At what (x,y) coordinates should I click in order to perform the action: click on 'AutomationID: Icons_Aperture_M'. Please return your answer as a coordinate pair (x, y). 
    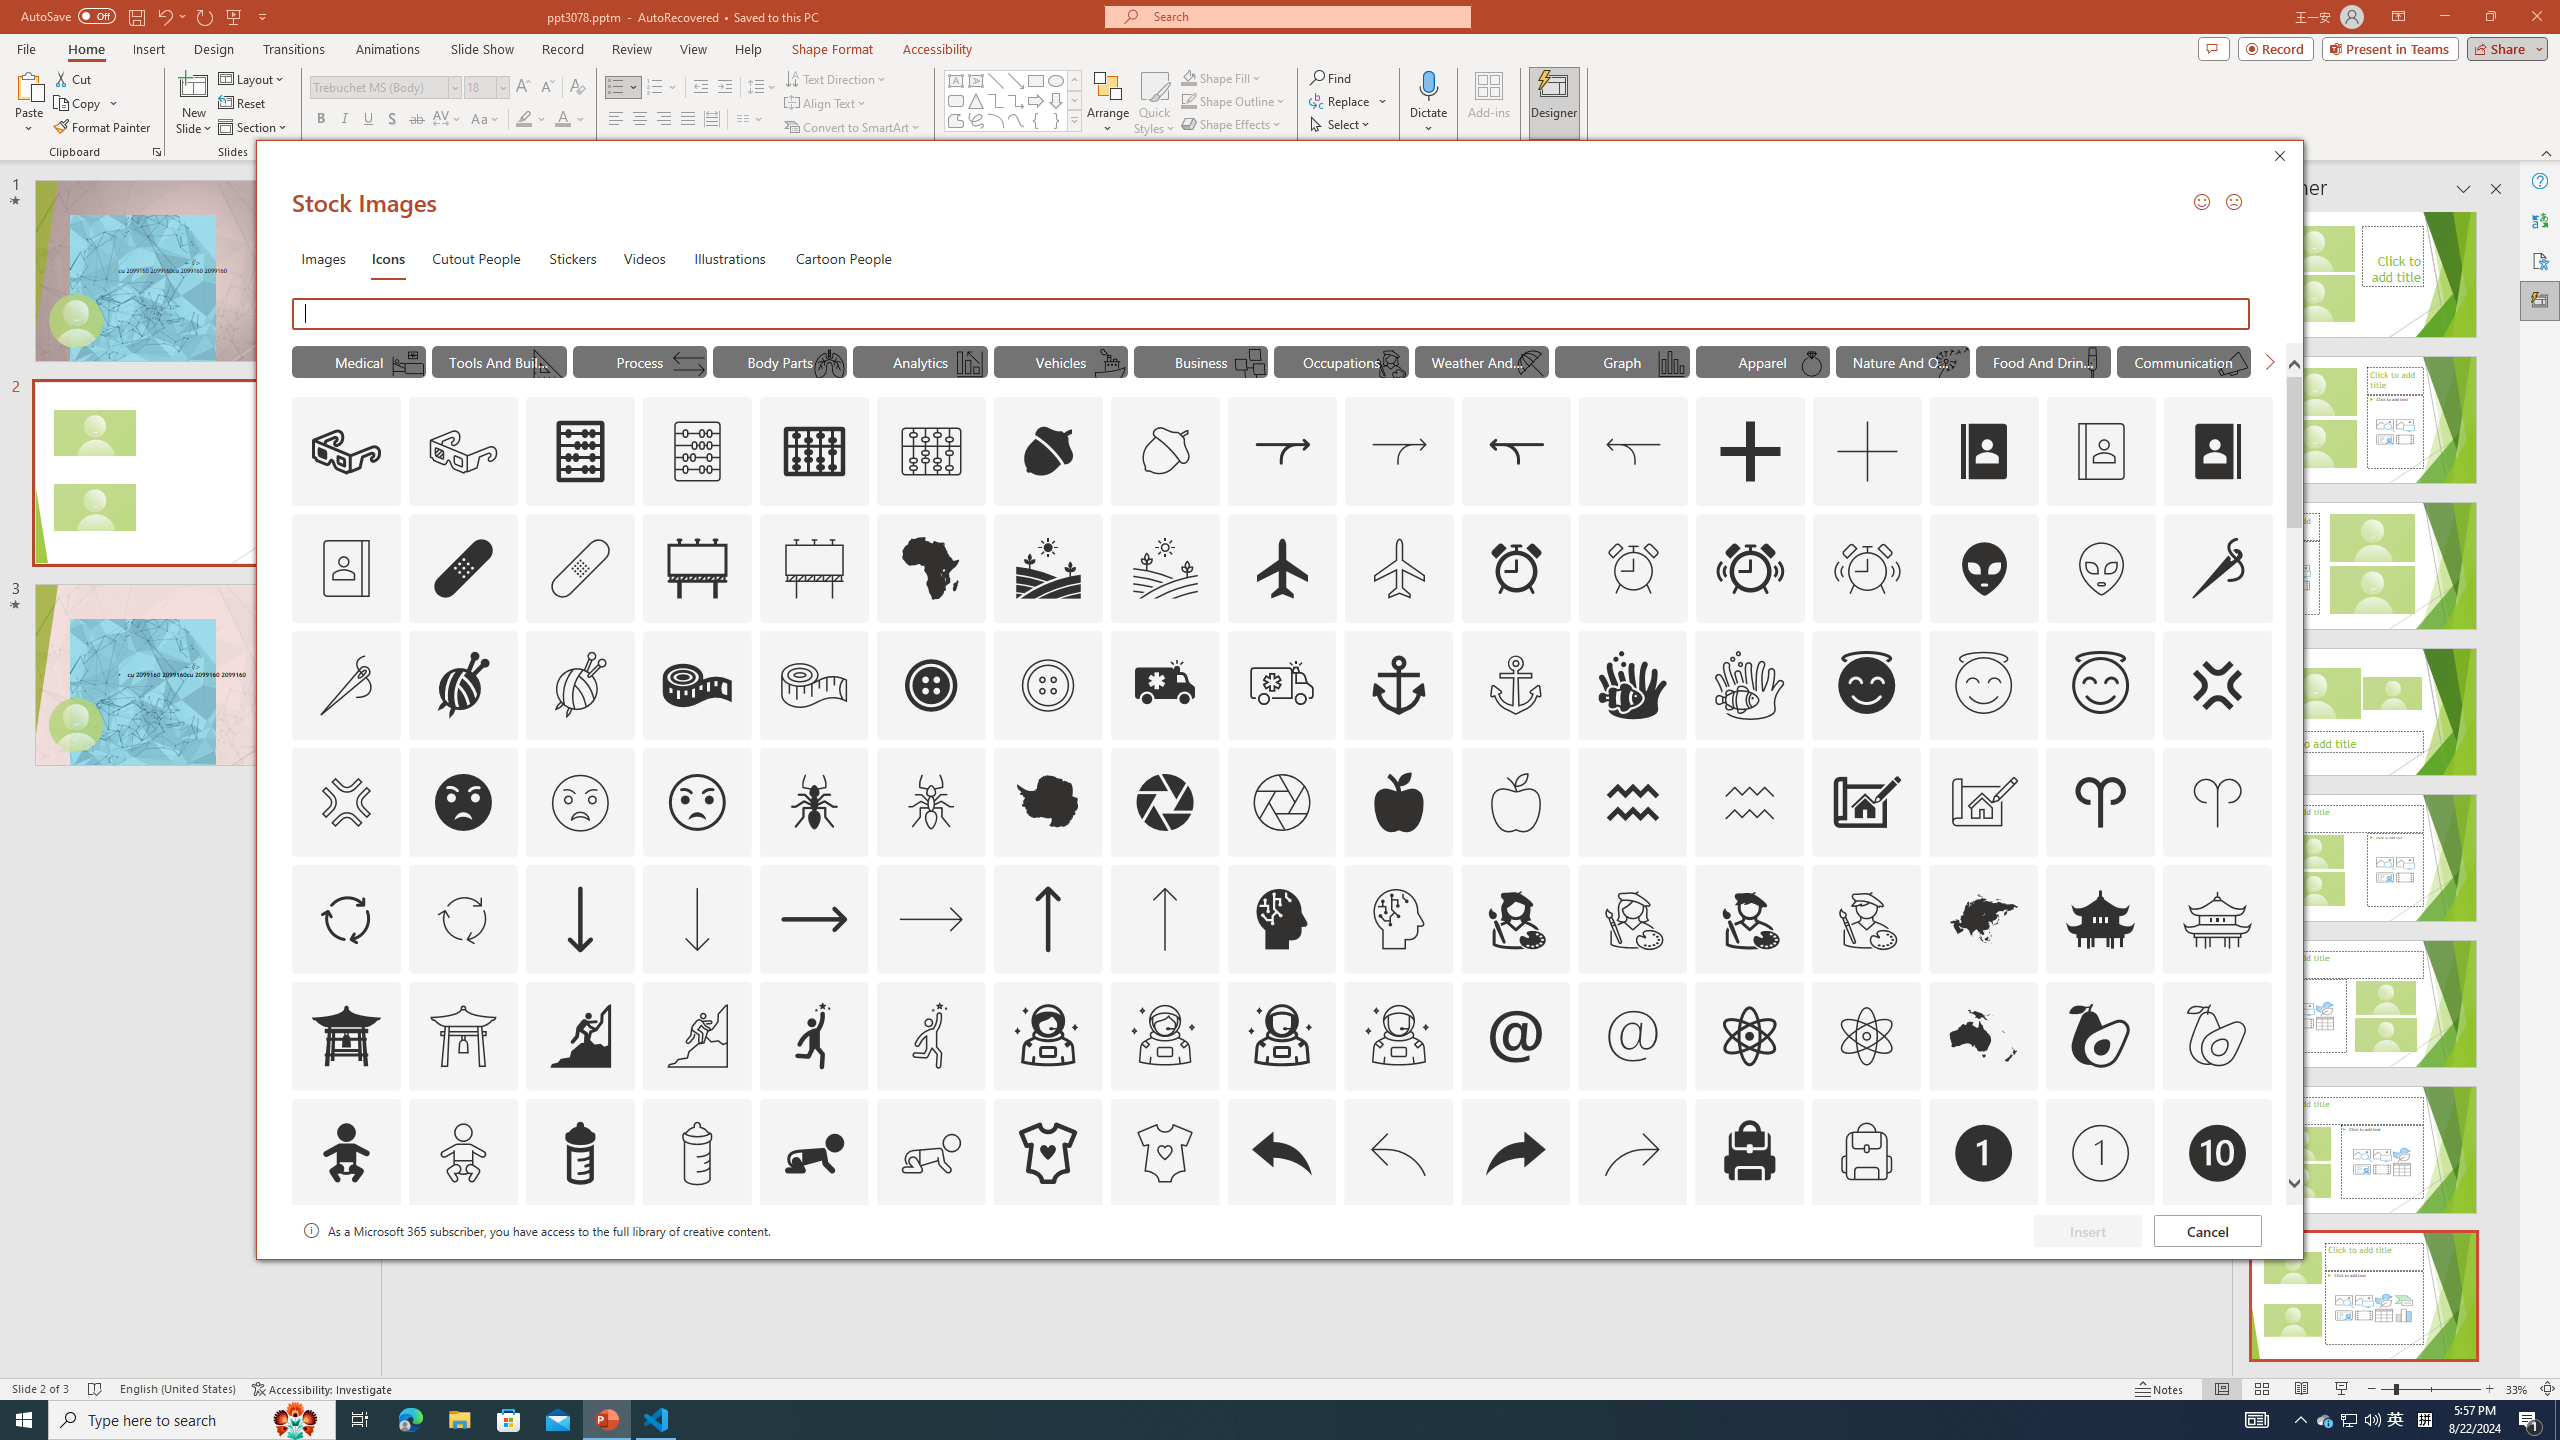
    Looking at the image, I should click on (1281, 801).